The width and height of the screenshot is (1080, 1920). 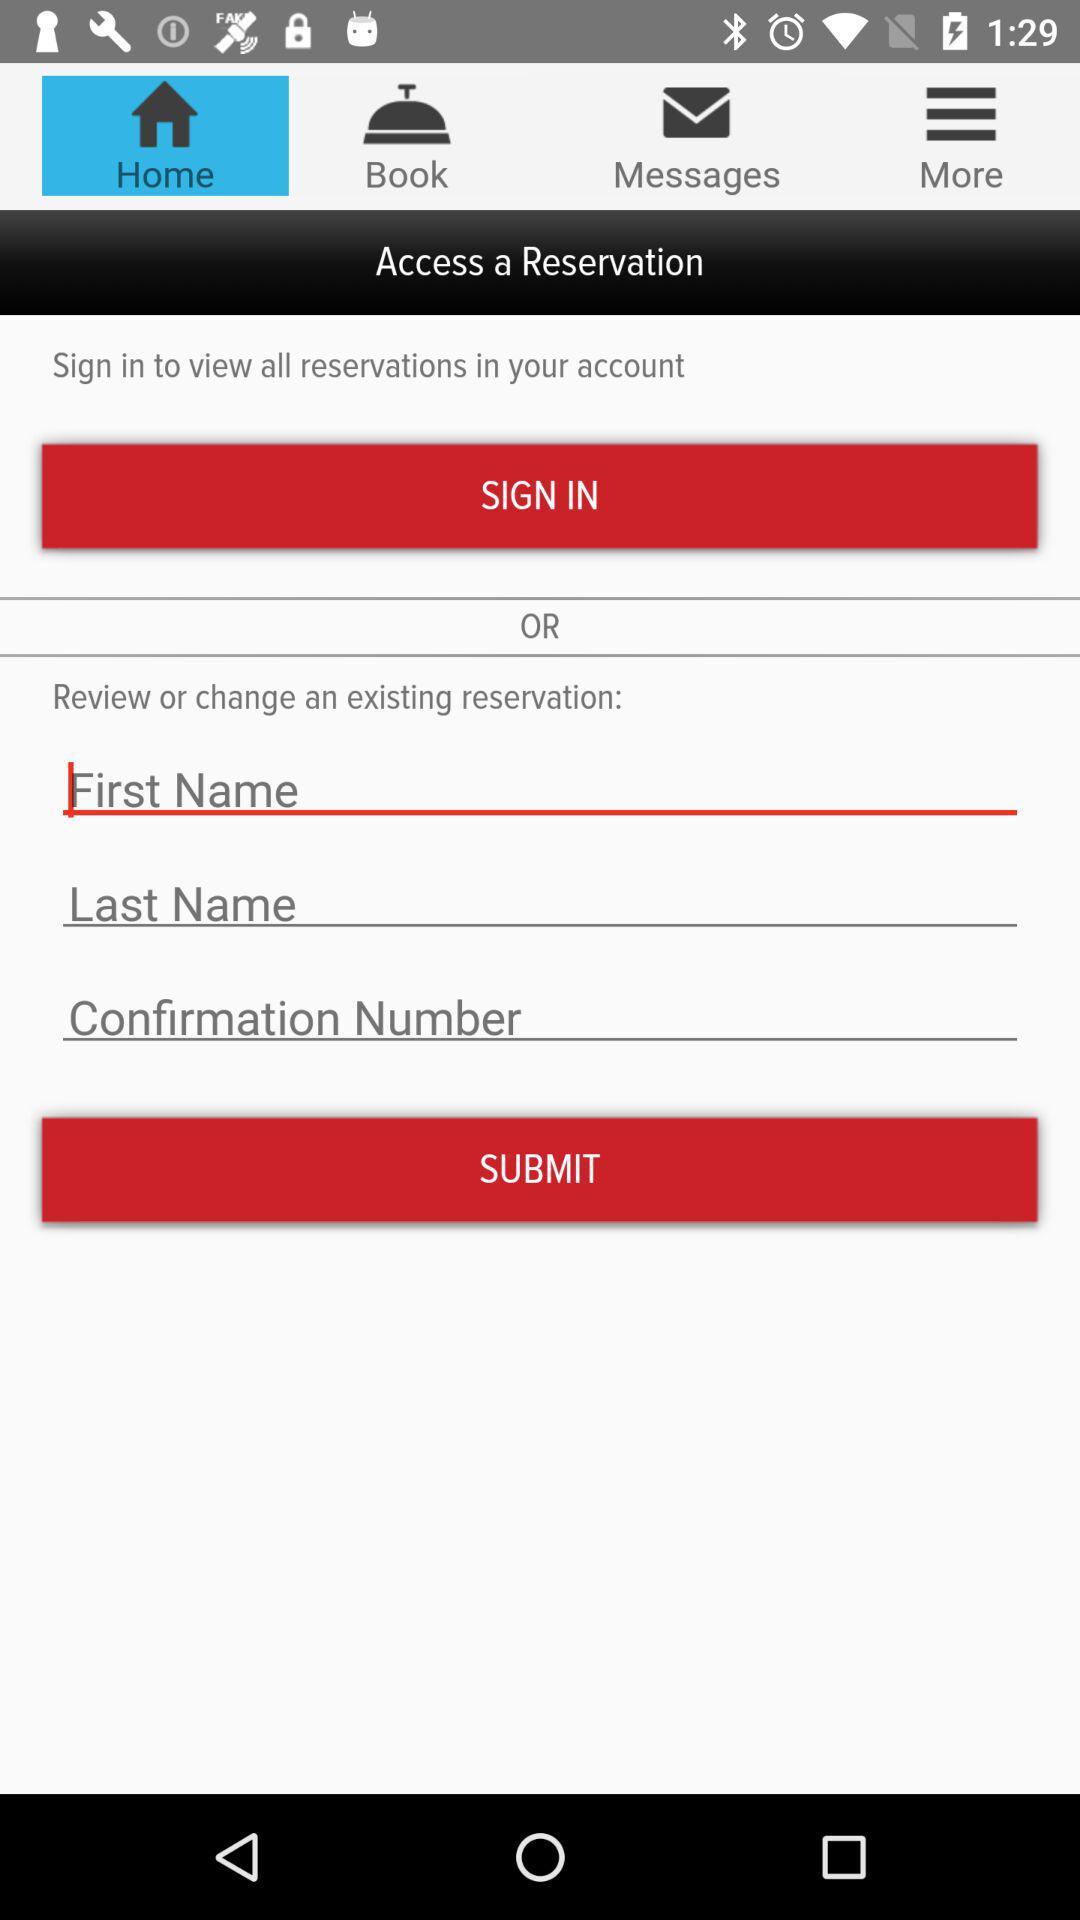 I want to click on book icon, so click(x=405, y=134).